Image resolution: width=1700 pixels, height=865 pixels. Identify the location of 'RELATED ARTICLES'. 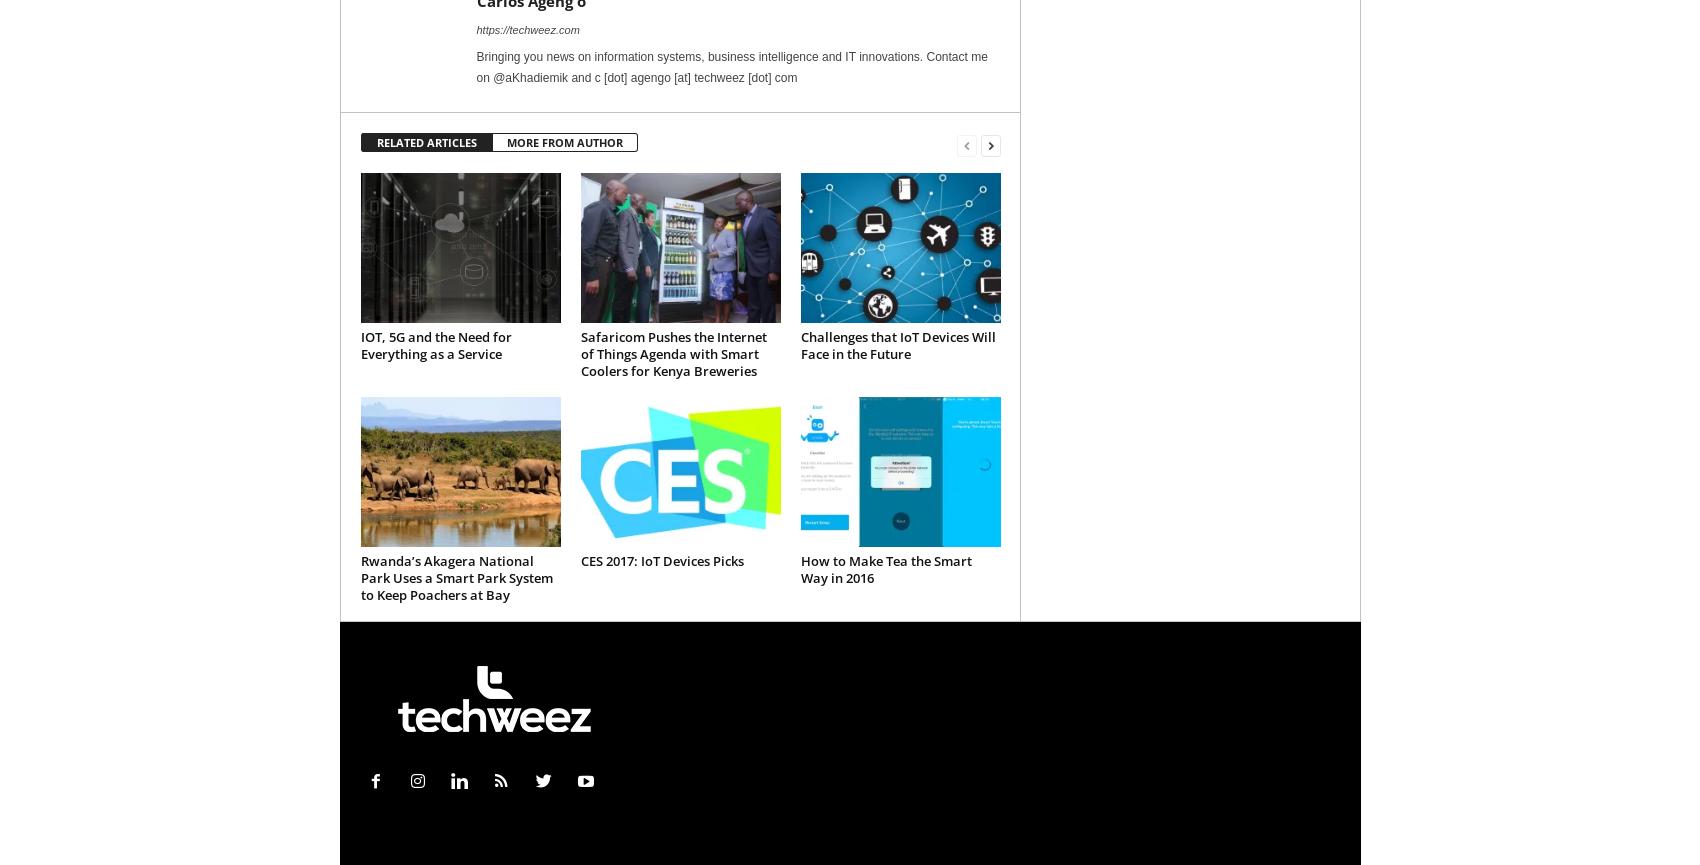
(375, 142).